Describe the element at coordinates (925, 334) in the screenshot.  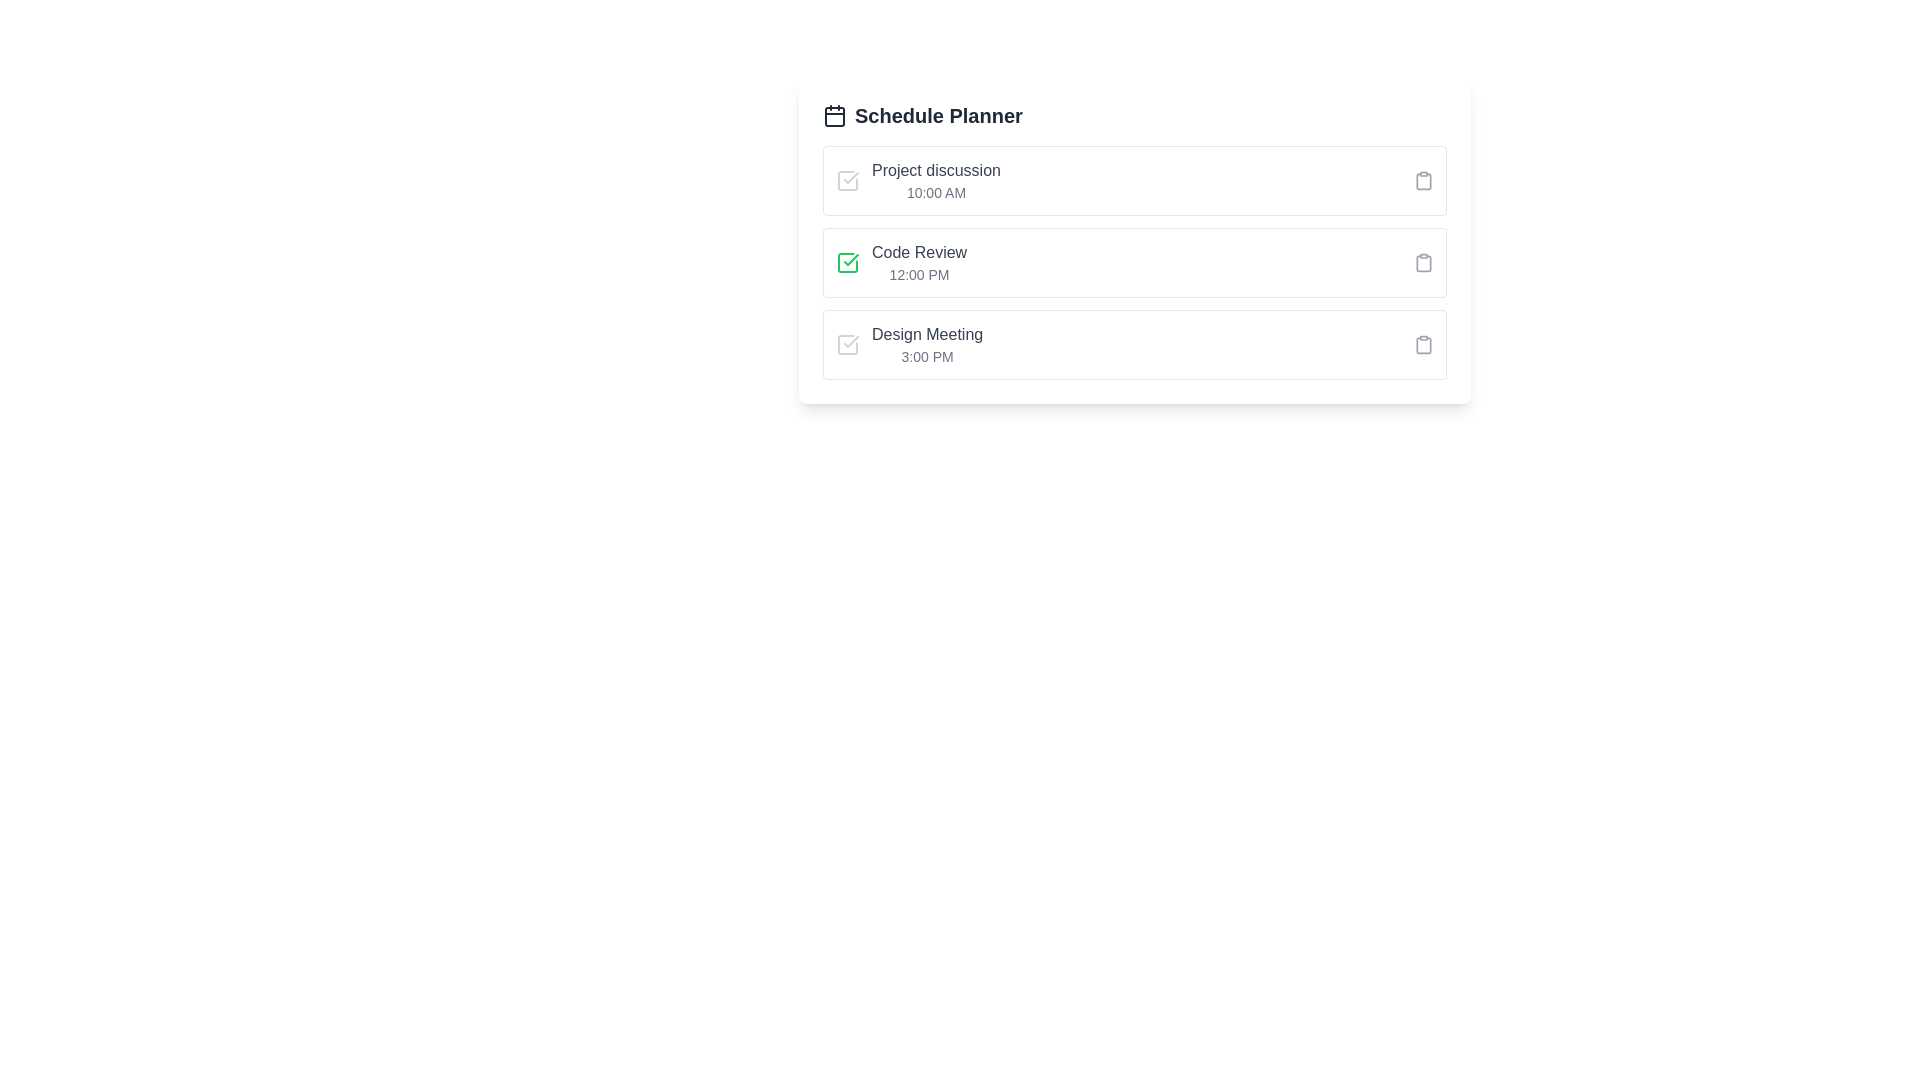
I see `the task name Design Meeting to inspect its details` at that location.